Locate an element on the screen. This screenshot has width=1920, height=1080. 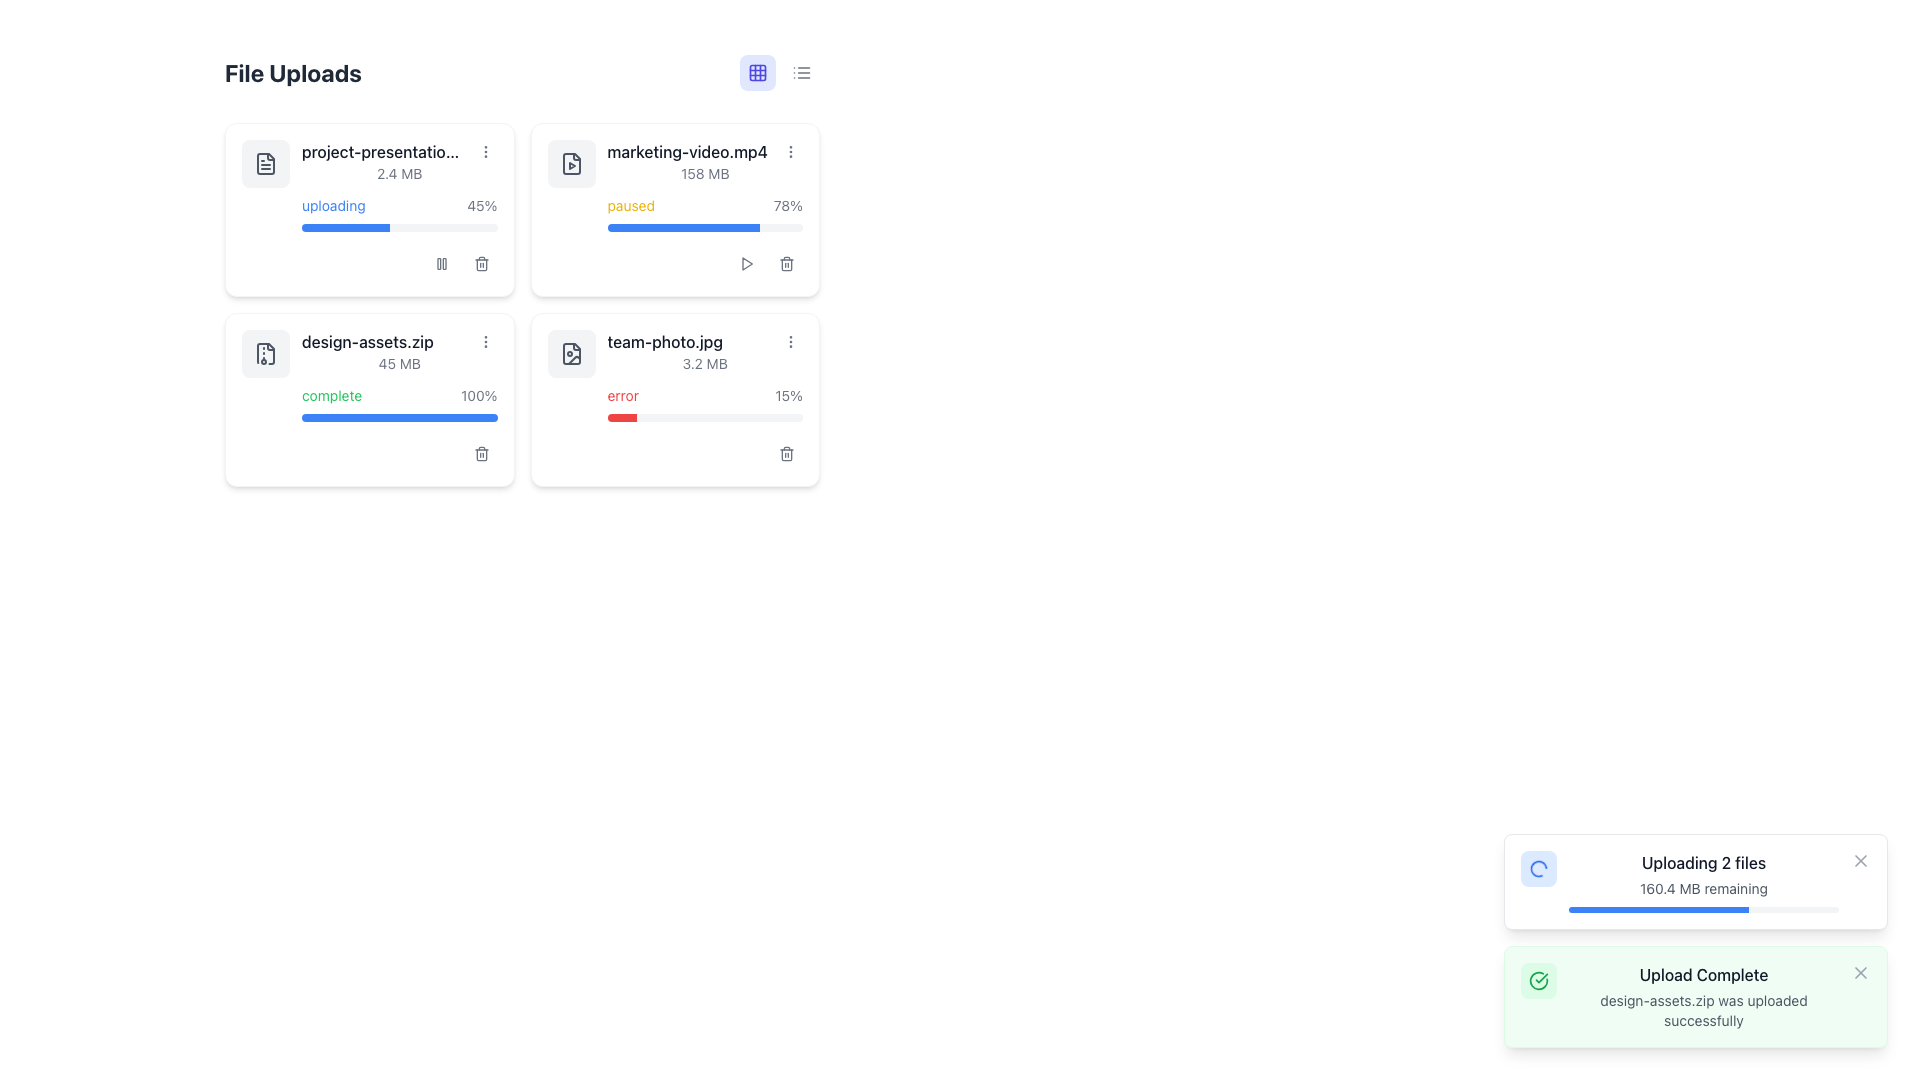
the File upload status card, which contains information about the current file upload is located at coordinates (705, 185).